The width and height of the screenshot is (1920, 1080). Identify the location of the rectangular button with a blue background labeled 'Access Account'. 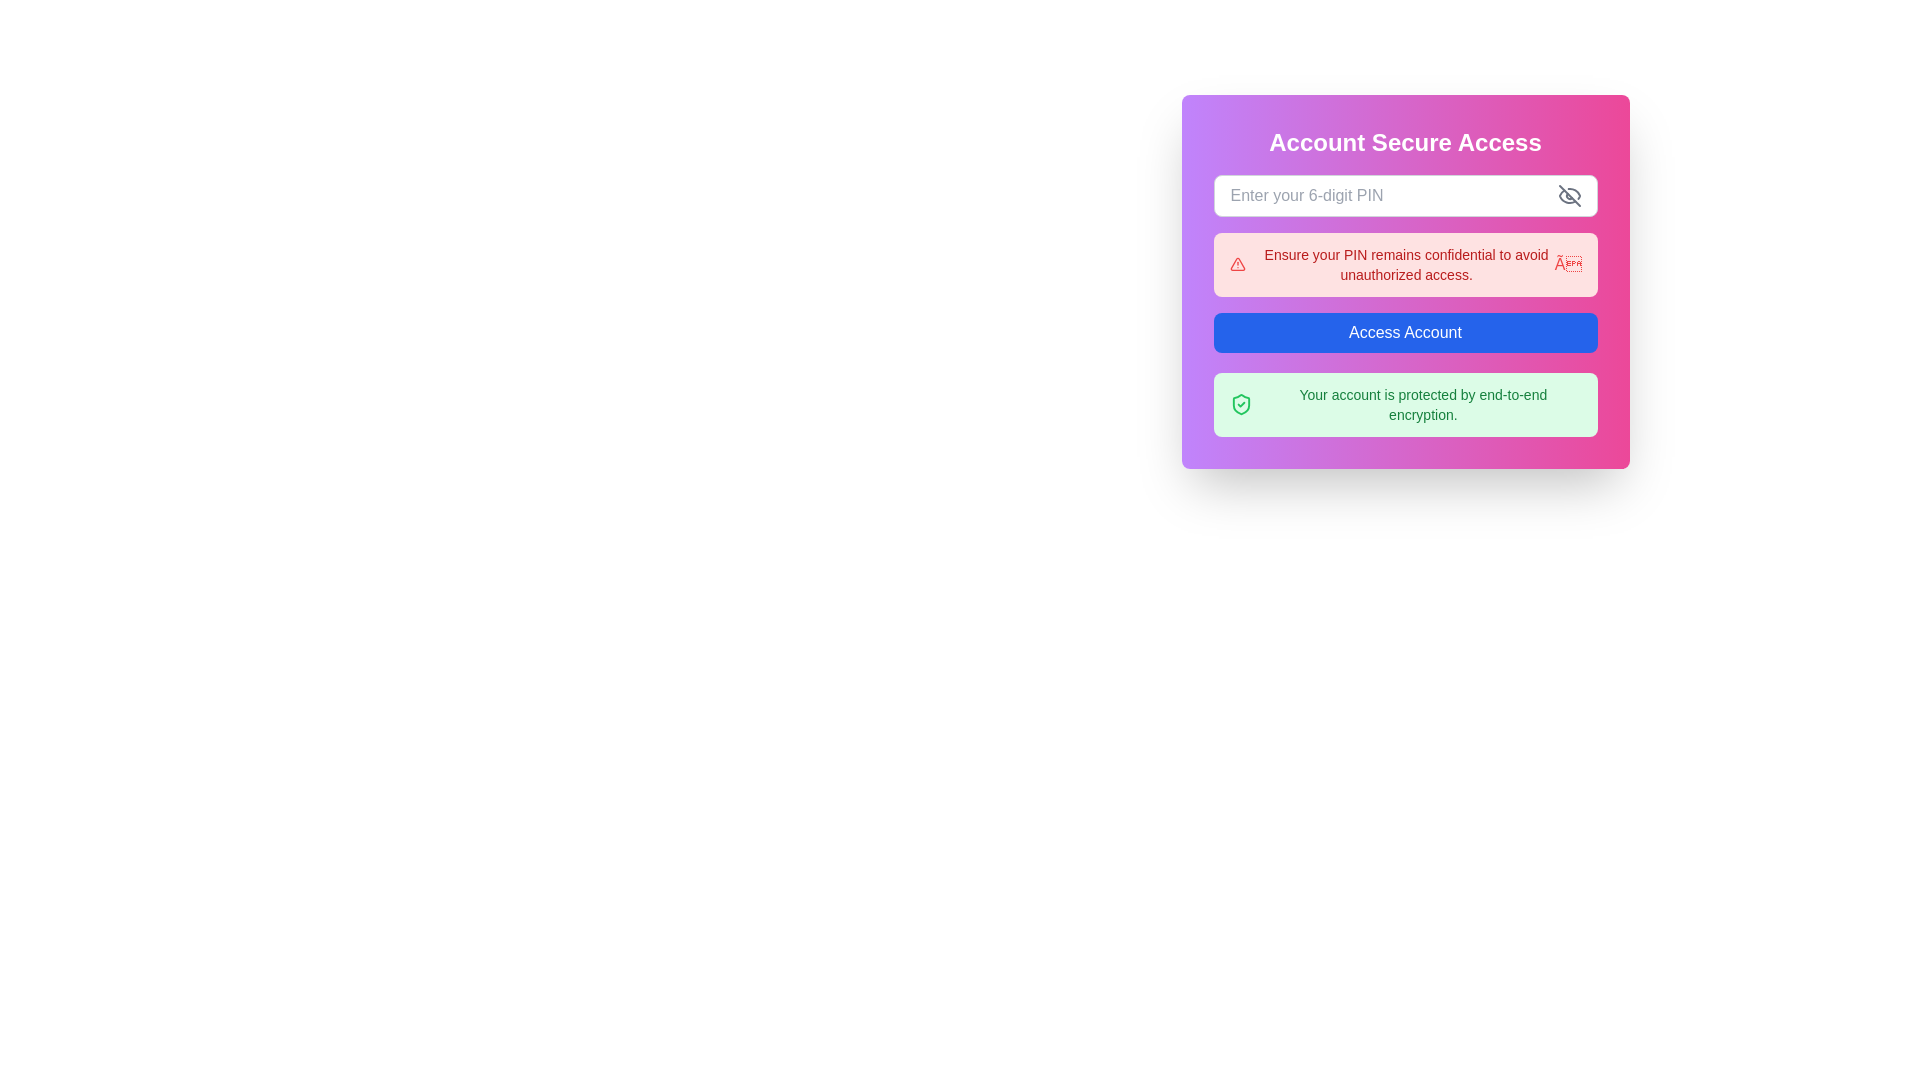
(1404, 331).